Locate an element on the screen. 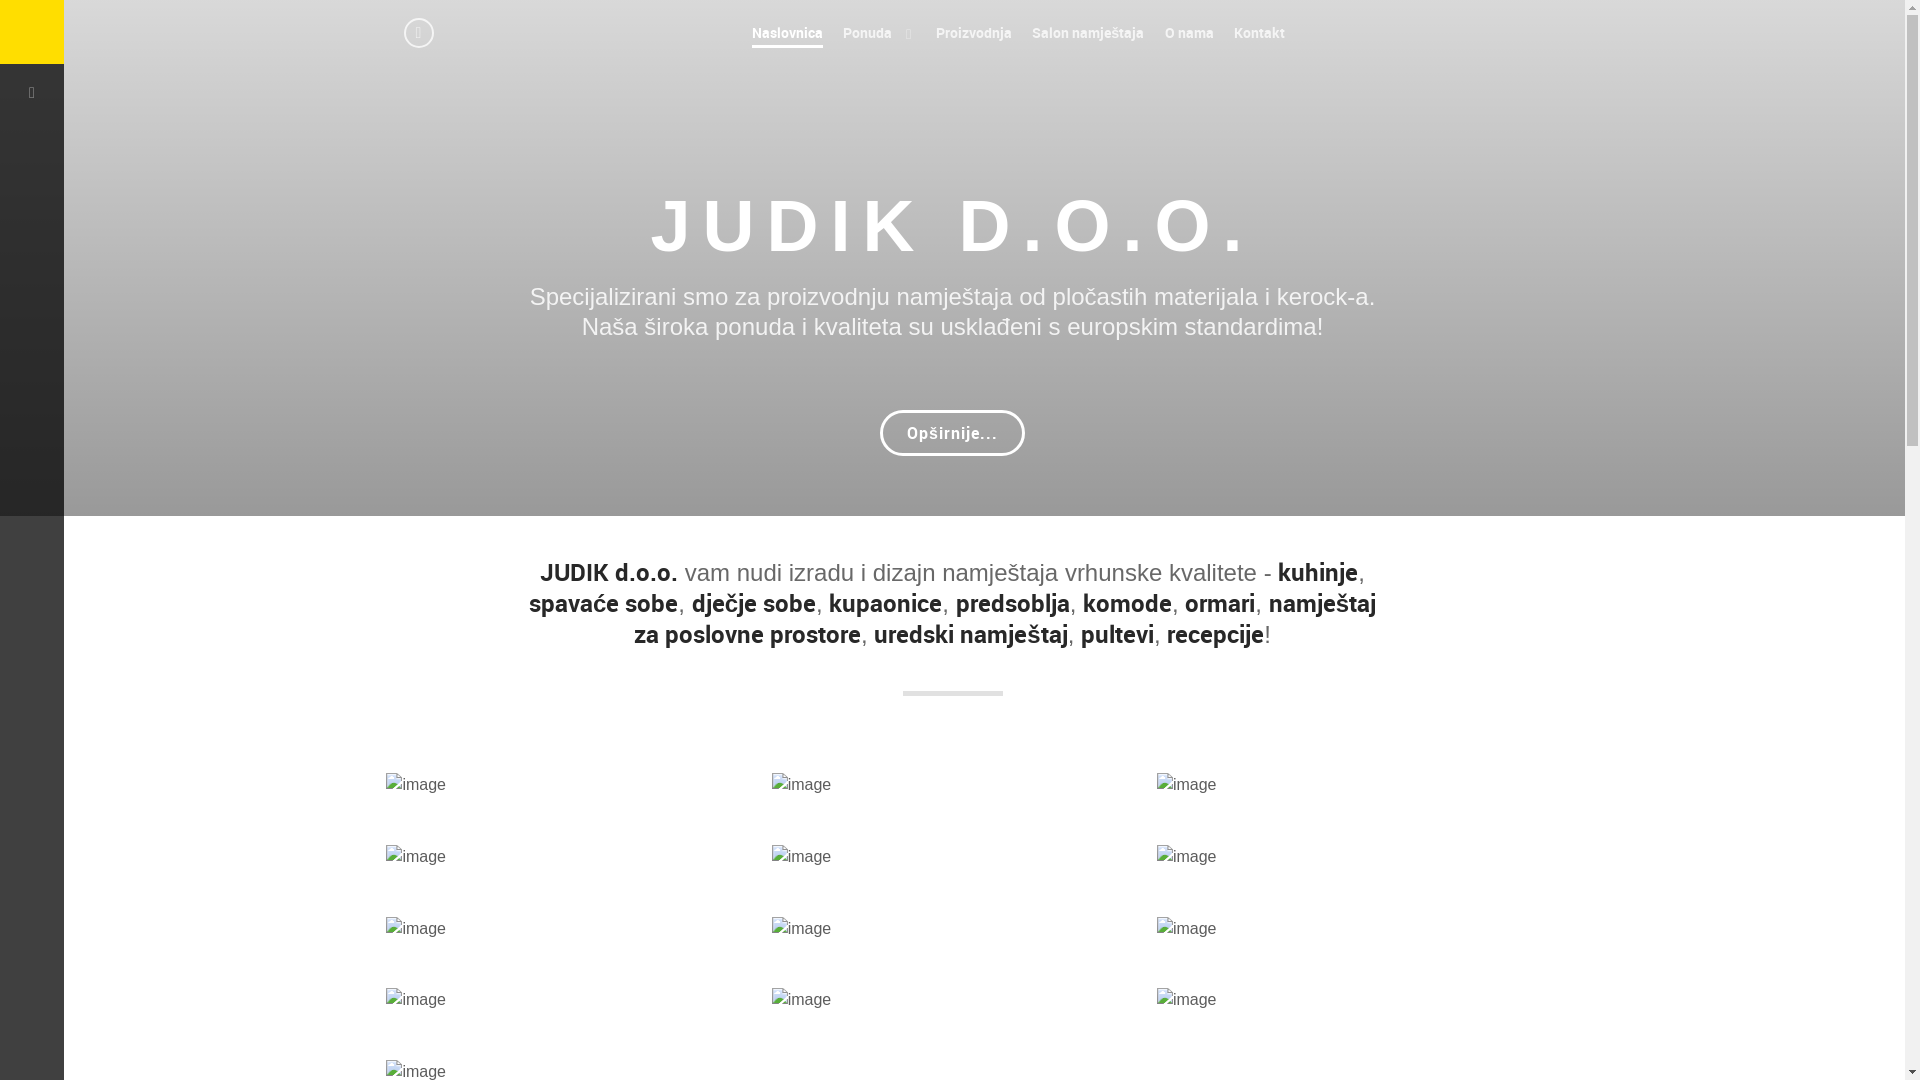 The height and width of the screenshot is (1080, 1920). 'O nama' is located at coordinates (1189, 32).